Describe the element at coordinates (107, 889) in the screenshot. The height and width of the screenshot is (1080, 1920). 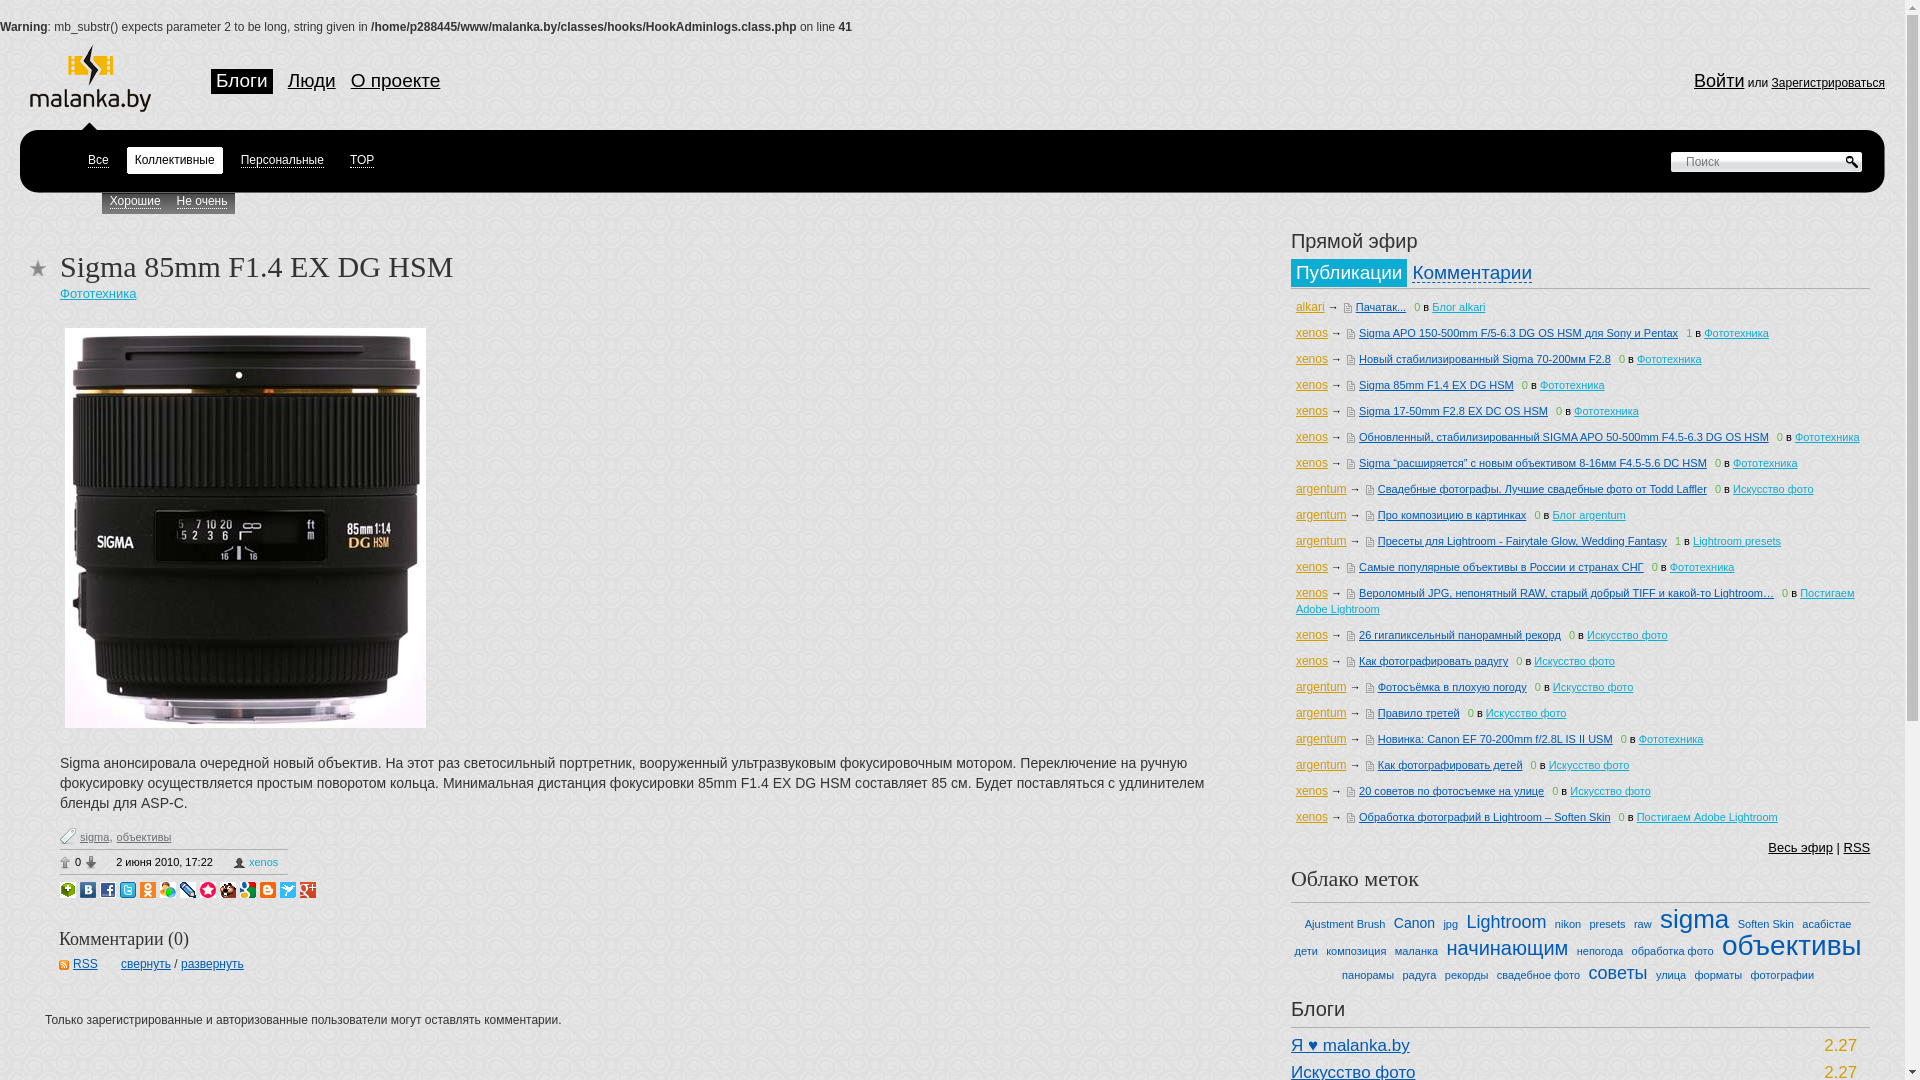
I see `'Facebook'` at that location.